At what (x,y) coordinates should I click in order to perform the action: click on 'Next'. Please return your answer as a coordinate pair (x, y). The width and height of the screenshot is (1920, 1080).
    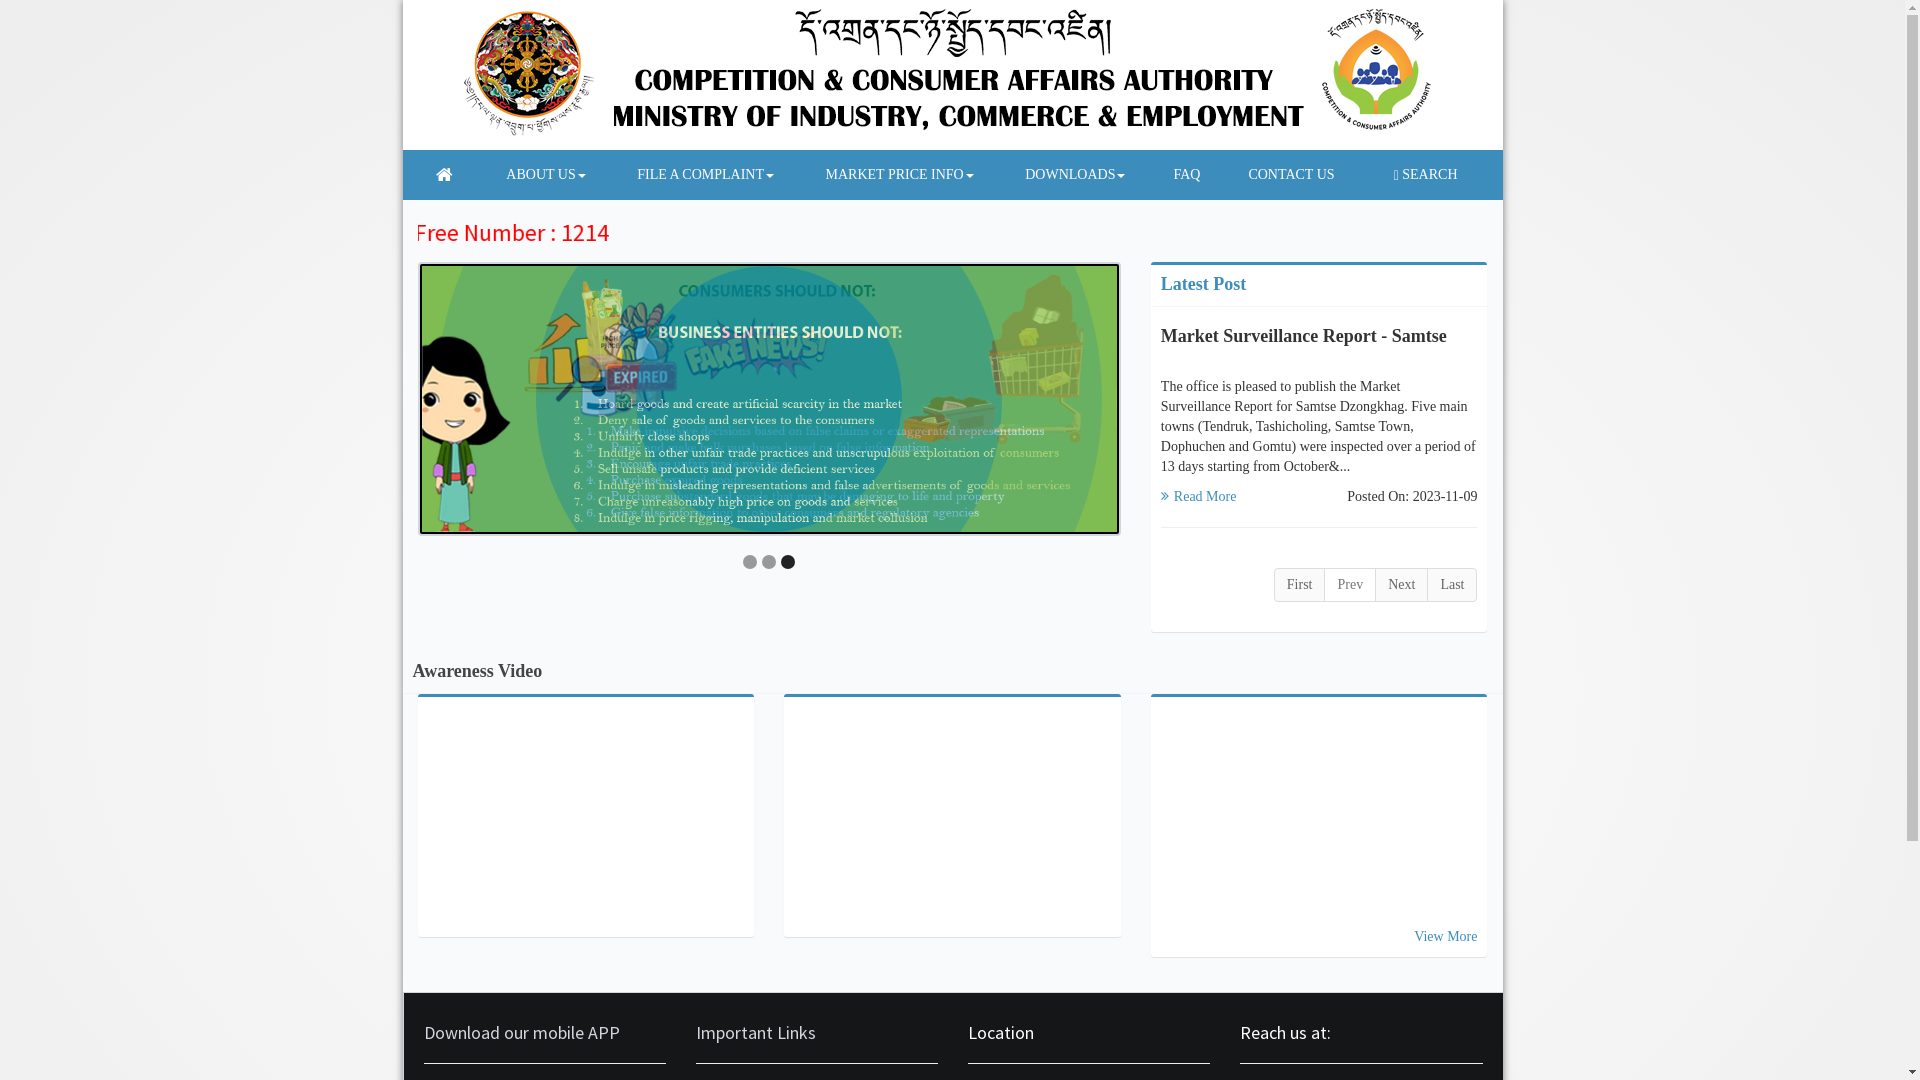
    Looking at the image, I should click on (1400, 585).